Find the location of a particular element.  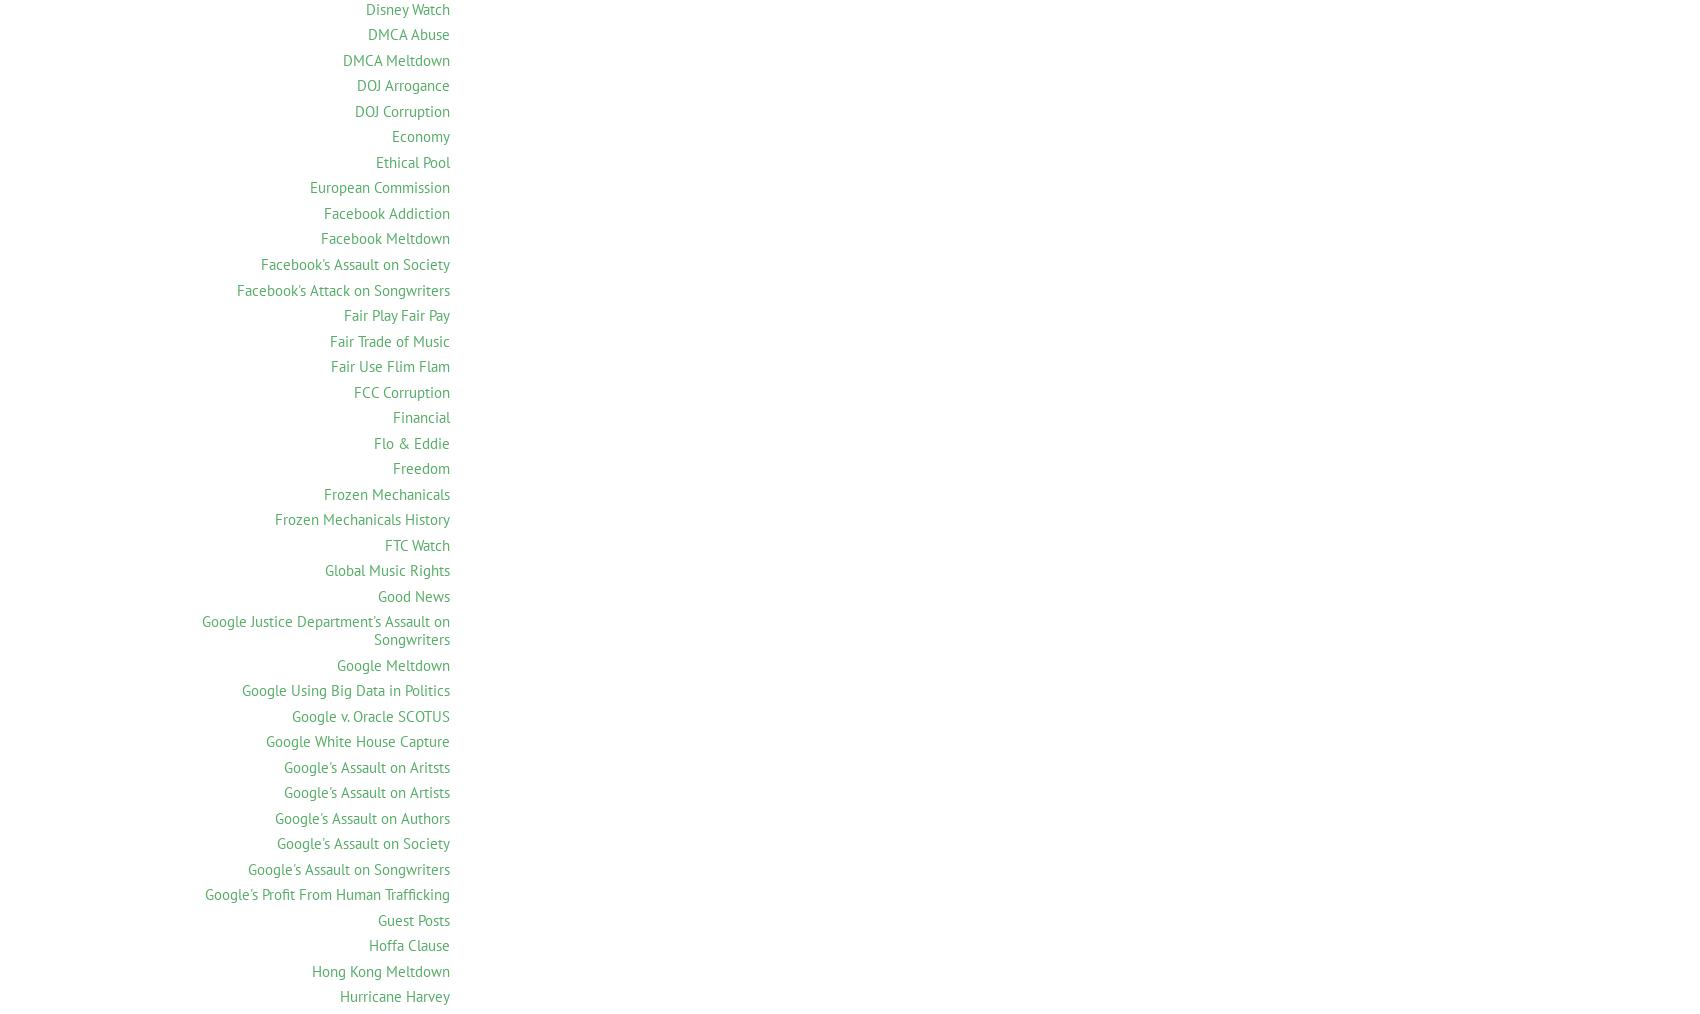

'Guest Posts' is located at coordinates (412, 918).